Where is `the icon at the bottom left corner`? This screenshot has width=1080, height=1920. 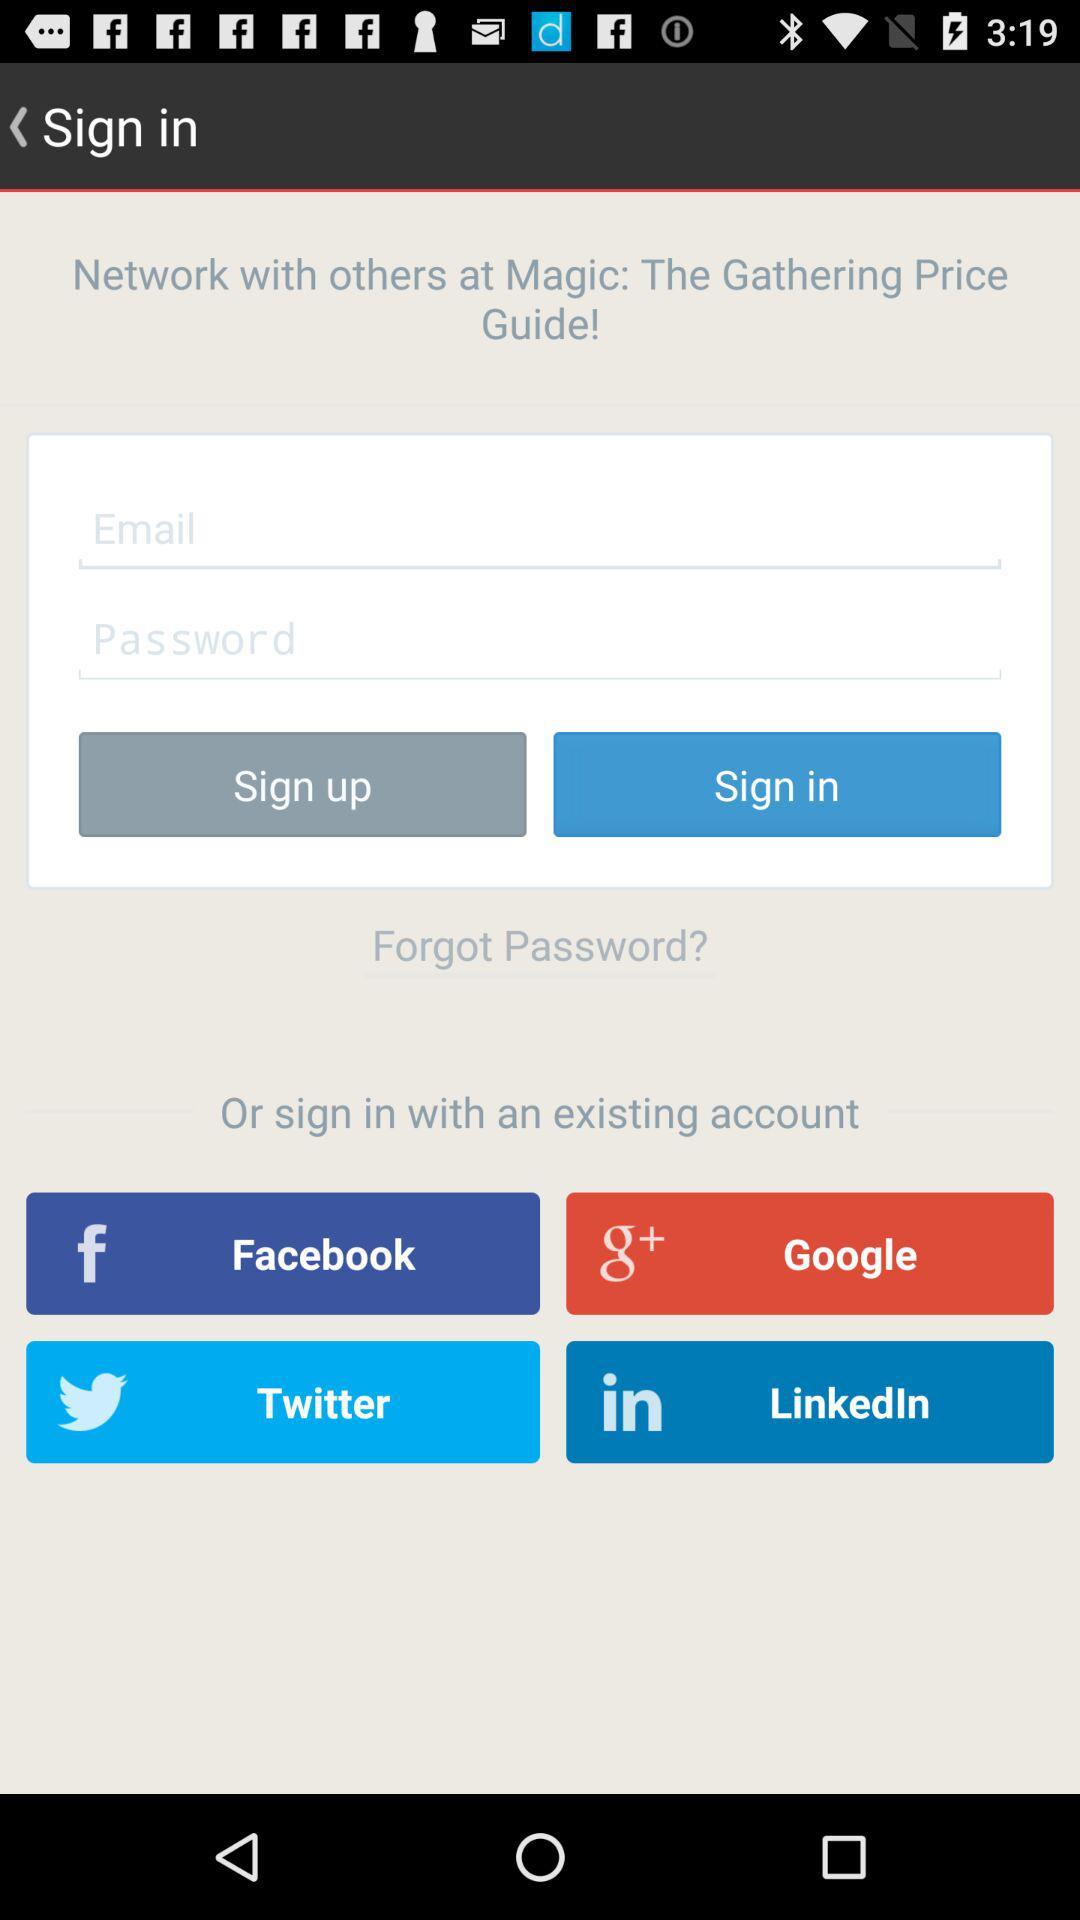 the icon at the bottom left corner is located at coordinates (283, 1401).